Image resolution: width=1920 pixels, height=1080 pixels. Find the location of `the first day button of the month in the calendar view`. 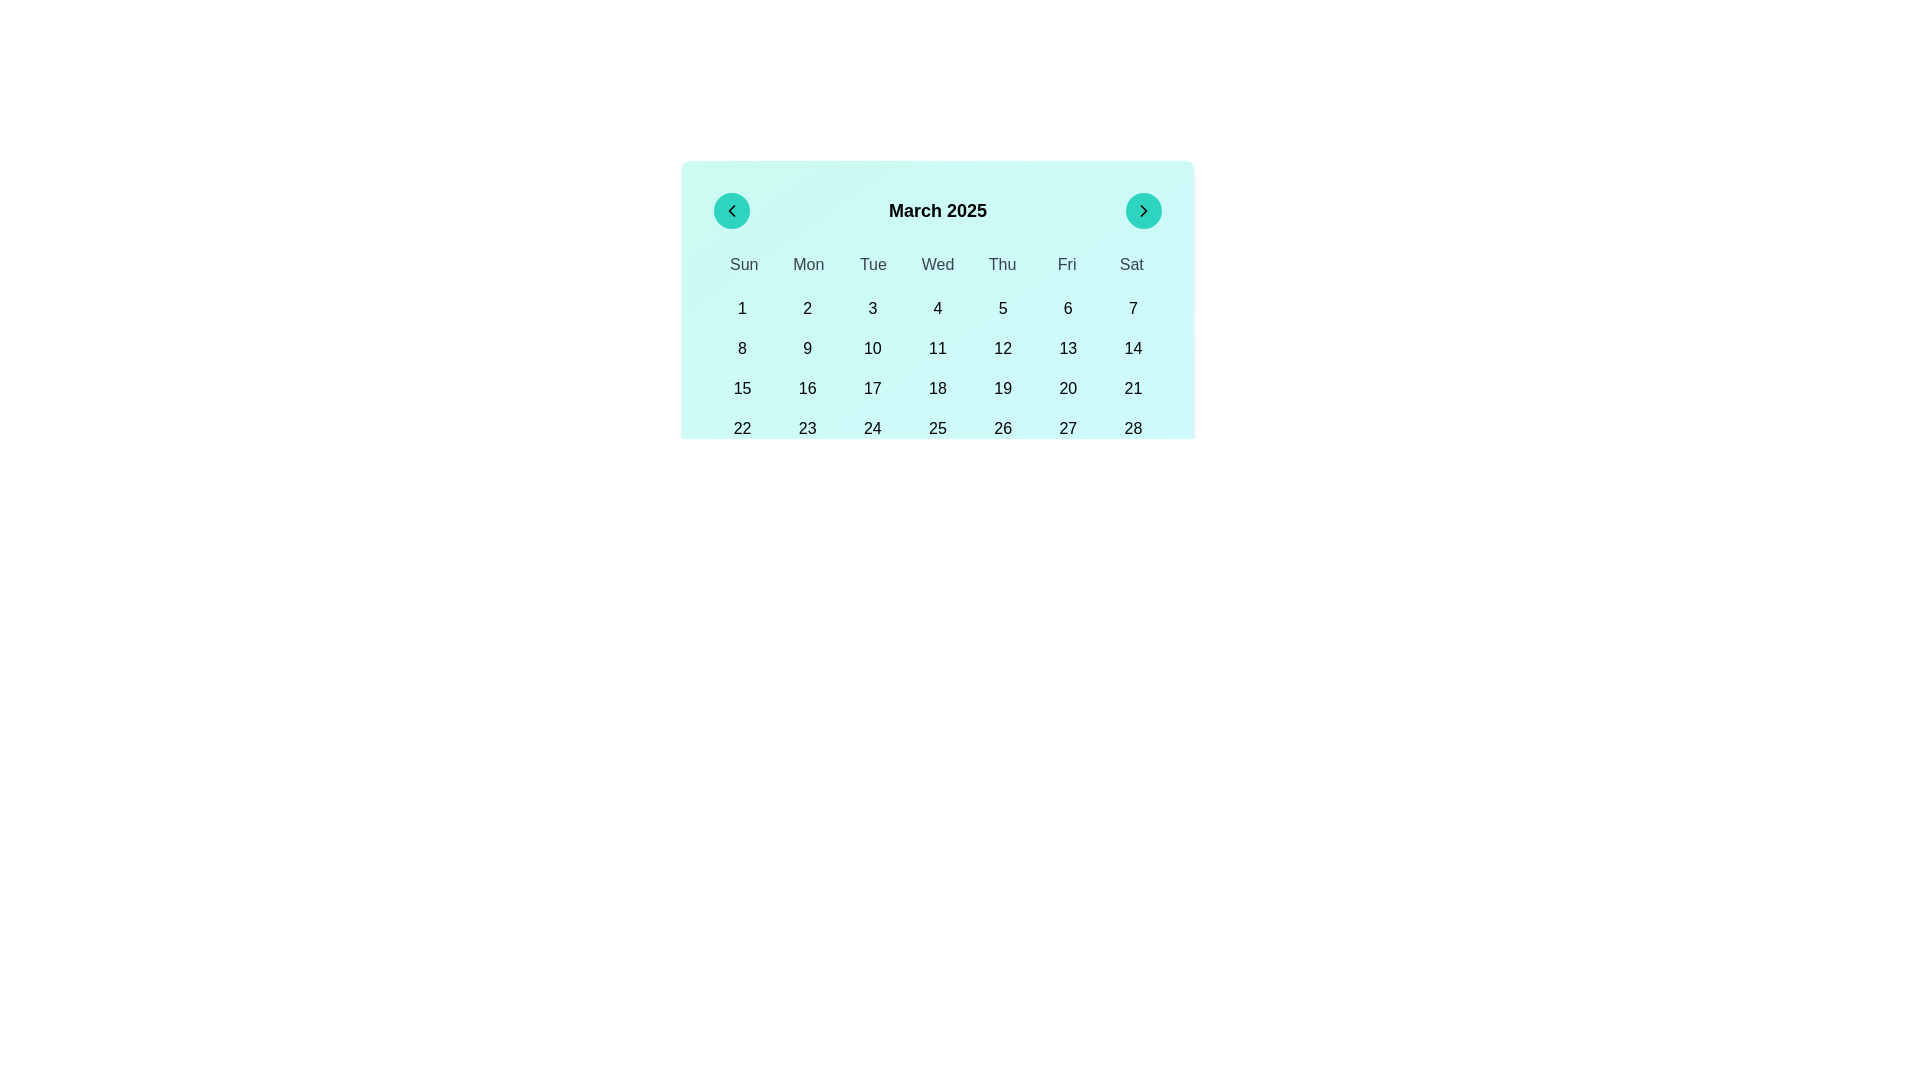

the first day button of the month in the calendar view is located at coordinates (741, 308).